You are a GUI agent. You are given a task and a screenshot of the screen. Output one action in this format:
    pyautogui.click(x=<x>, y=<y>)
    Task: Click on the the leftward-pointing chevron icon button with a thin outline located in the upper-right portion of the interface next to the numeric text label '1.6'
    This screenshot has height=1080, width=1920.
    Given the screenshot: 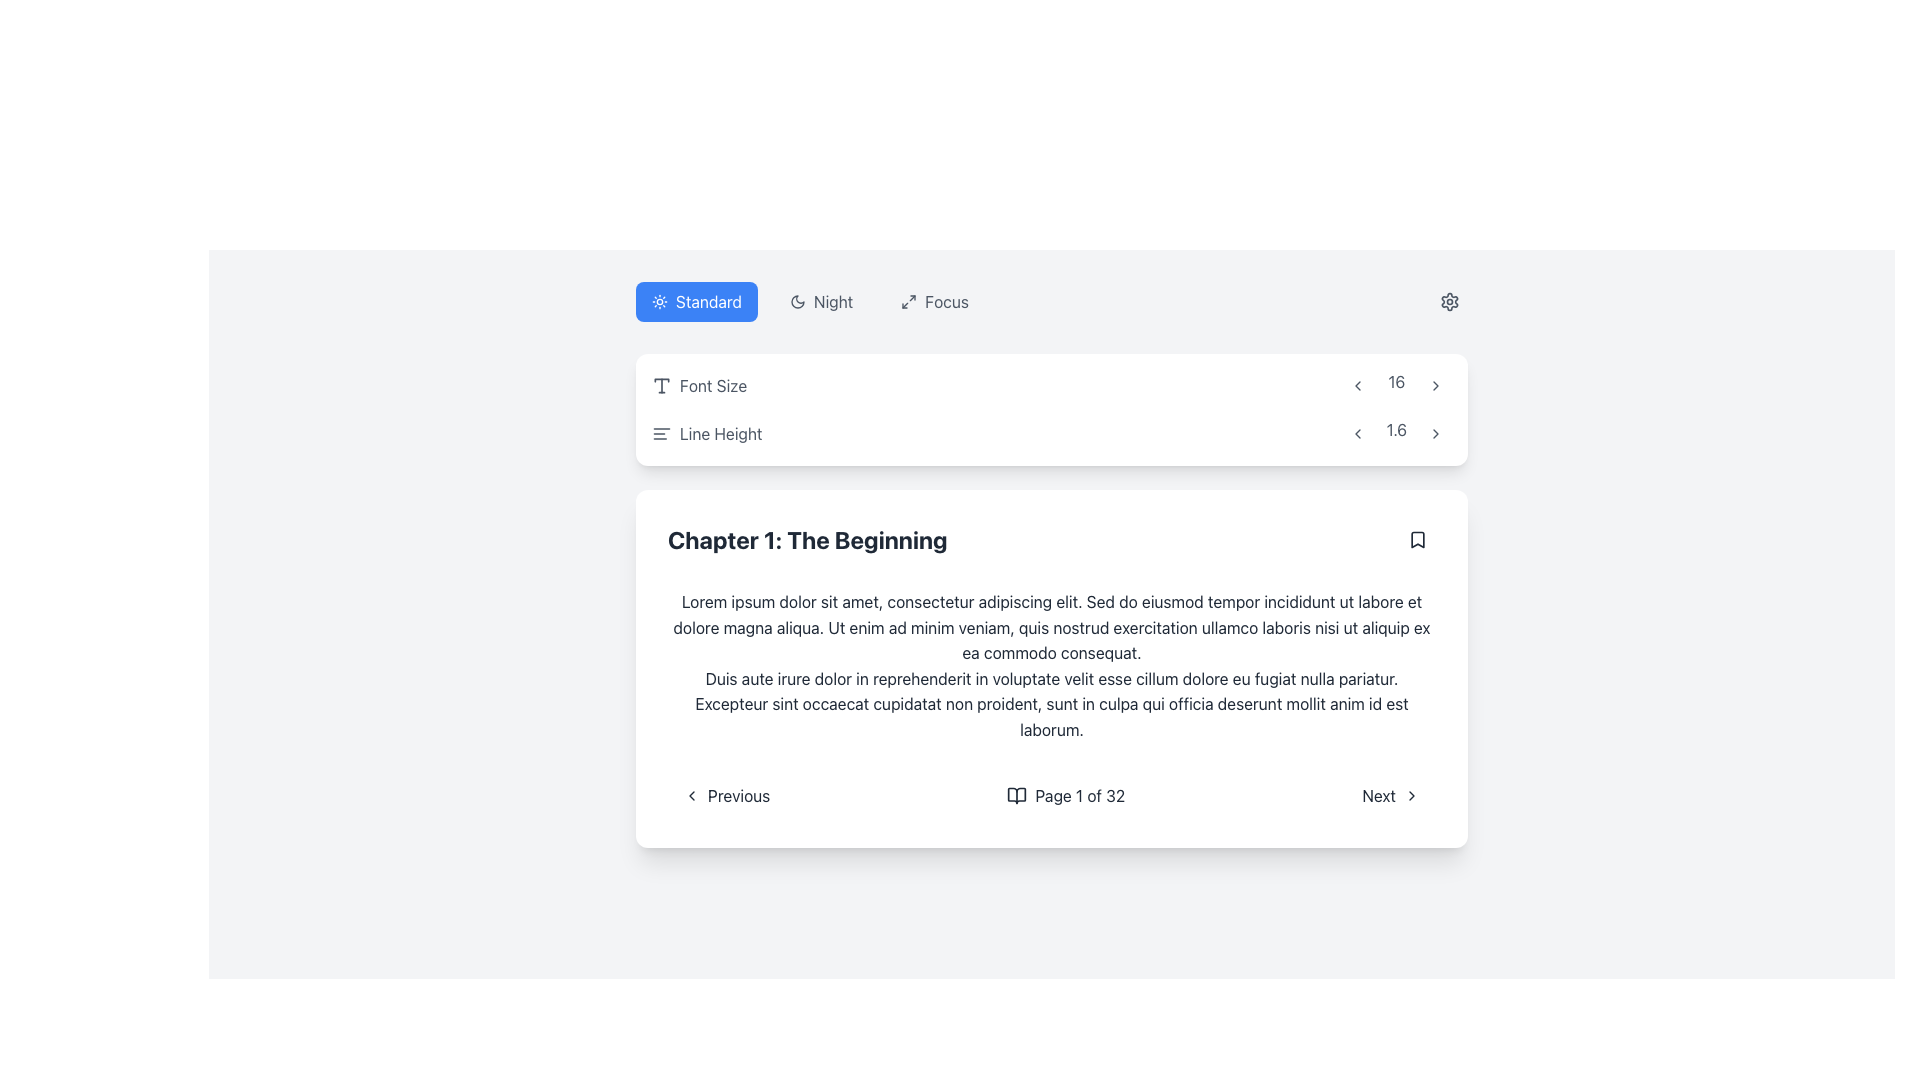 What is the action you would take?
    pyautogui.click(x=1357, y=433)
    